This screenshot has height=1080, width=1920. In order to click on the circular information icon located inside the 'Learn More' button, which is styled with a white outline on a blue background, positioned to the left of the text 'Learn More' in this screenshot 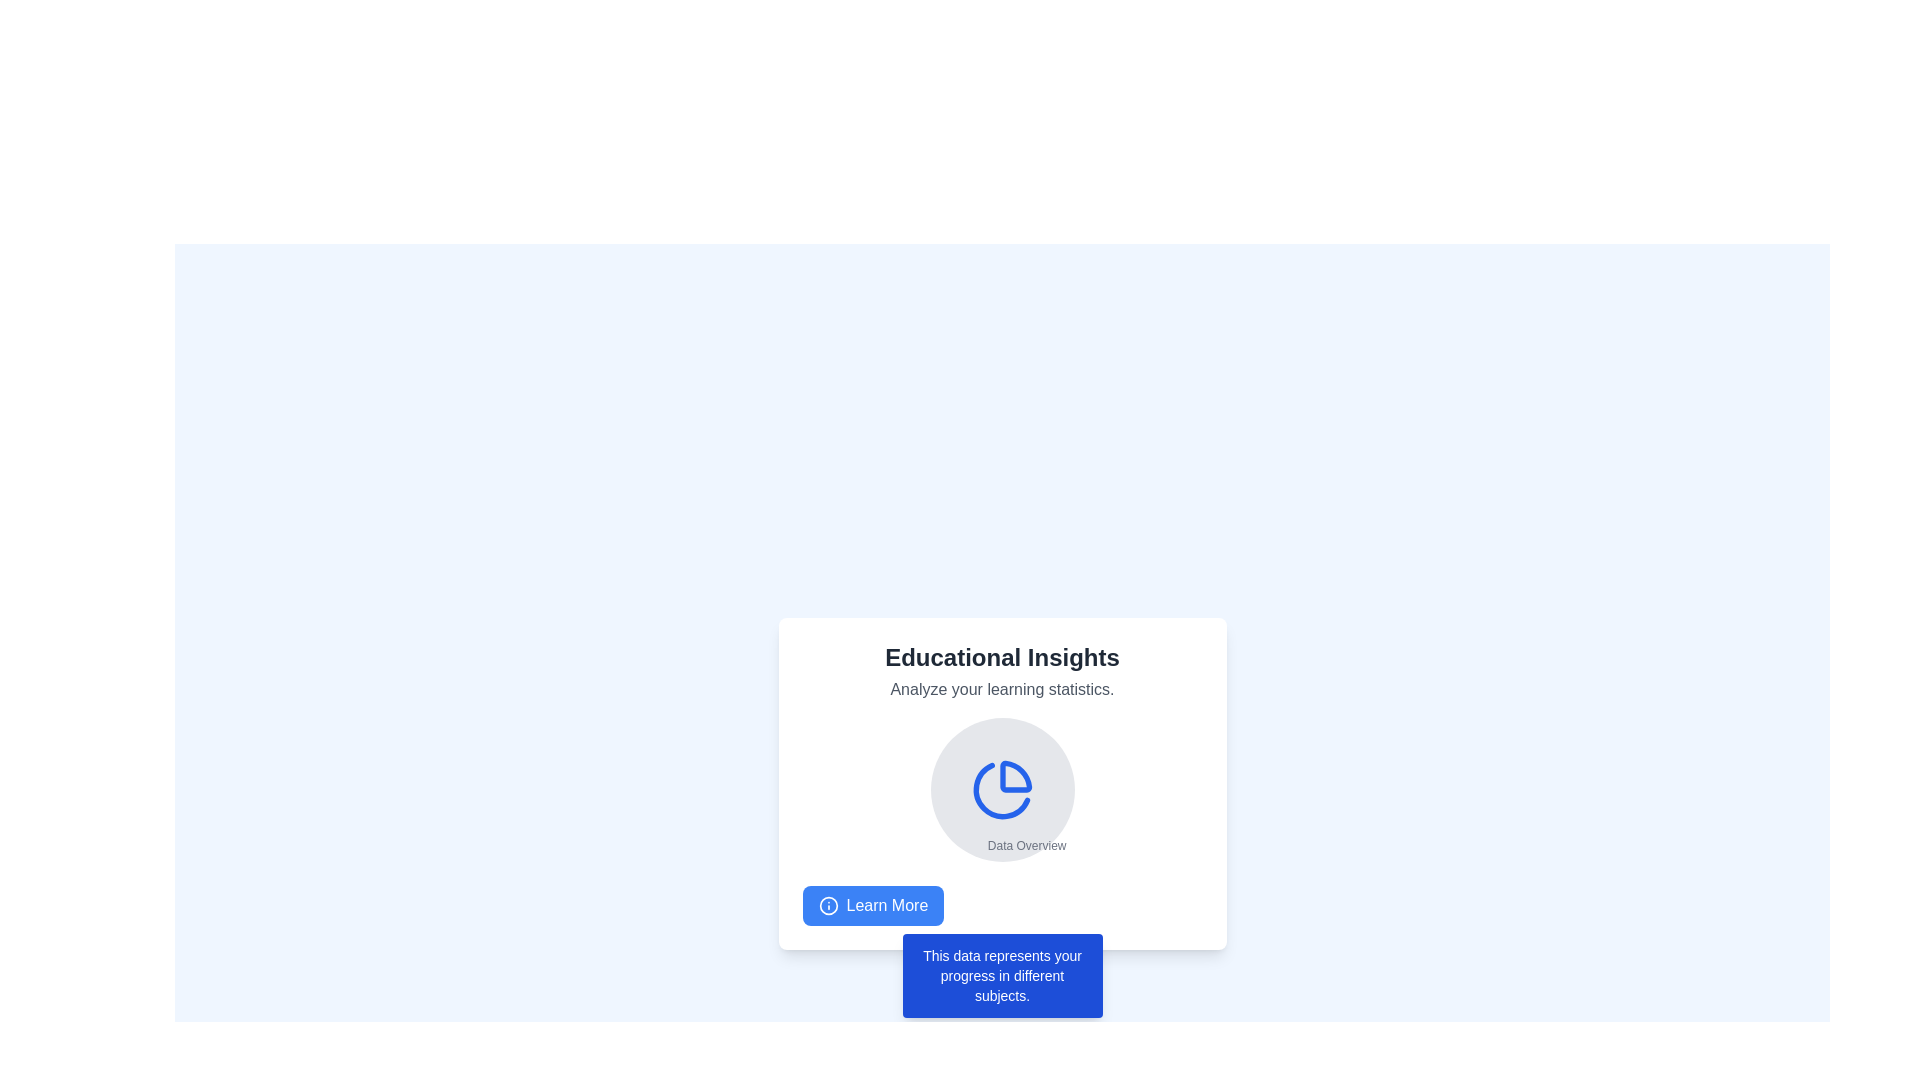, I will do `click(828, 906)`.